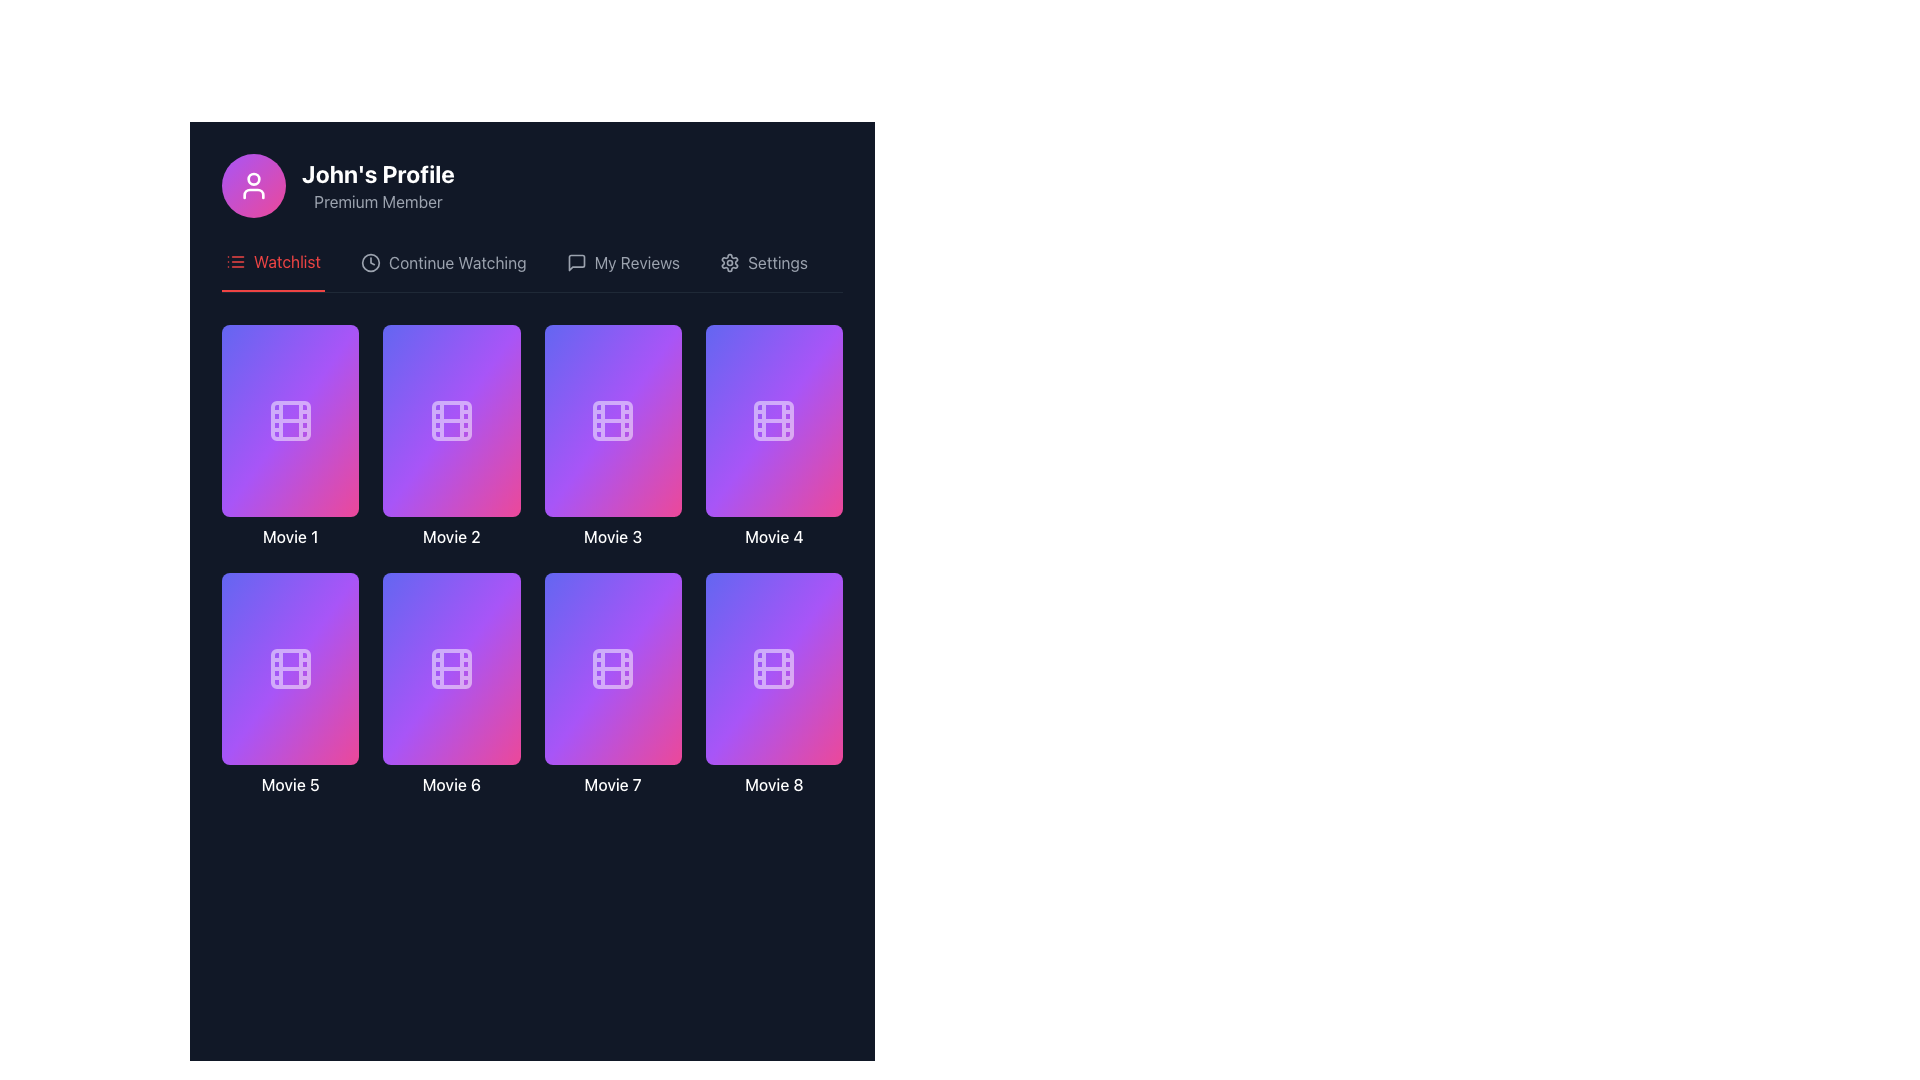 The width and height of the screenshot is (1920, 1080). I want to click on the seventh card in the grid layout, which has a gradient background from indigo to pink and displays the label 'Movie 7' below a minimalist film icon, so click(612, 684).